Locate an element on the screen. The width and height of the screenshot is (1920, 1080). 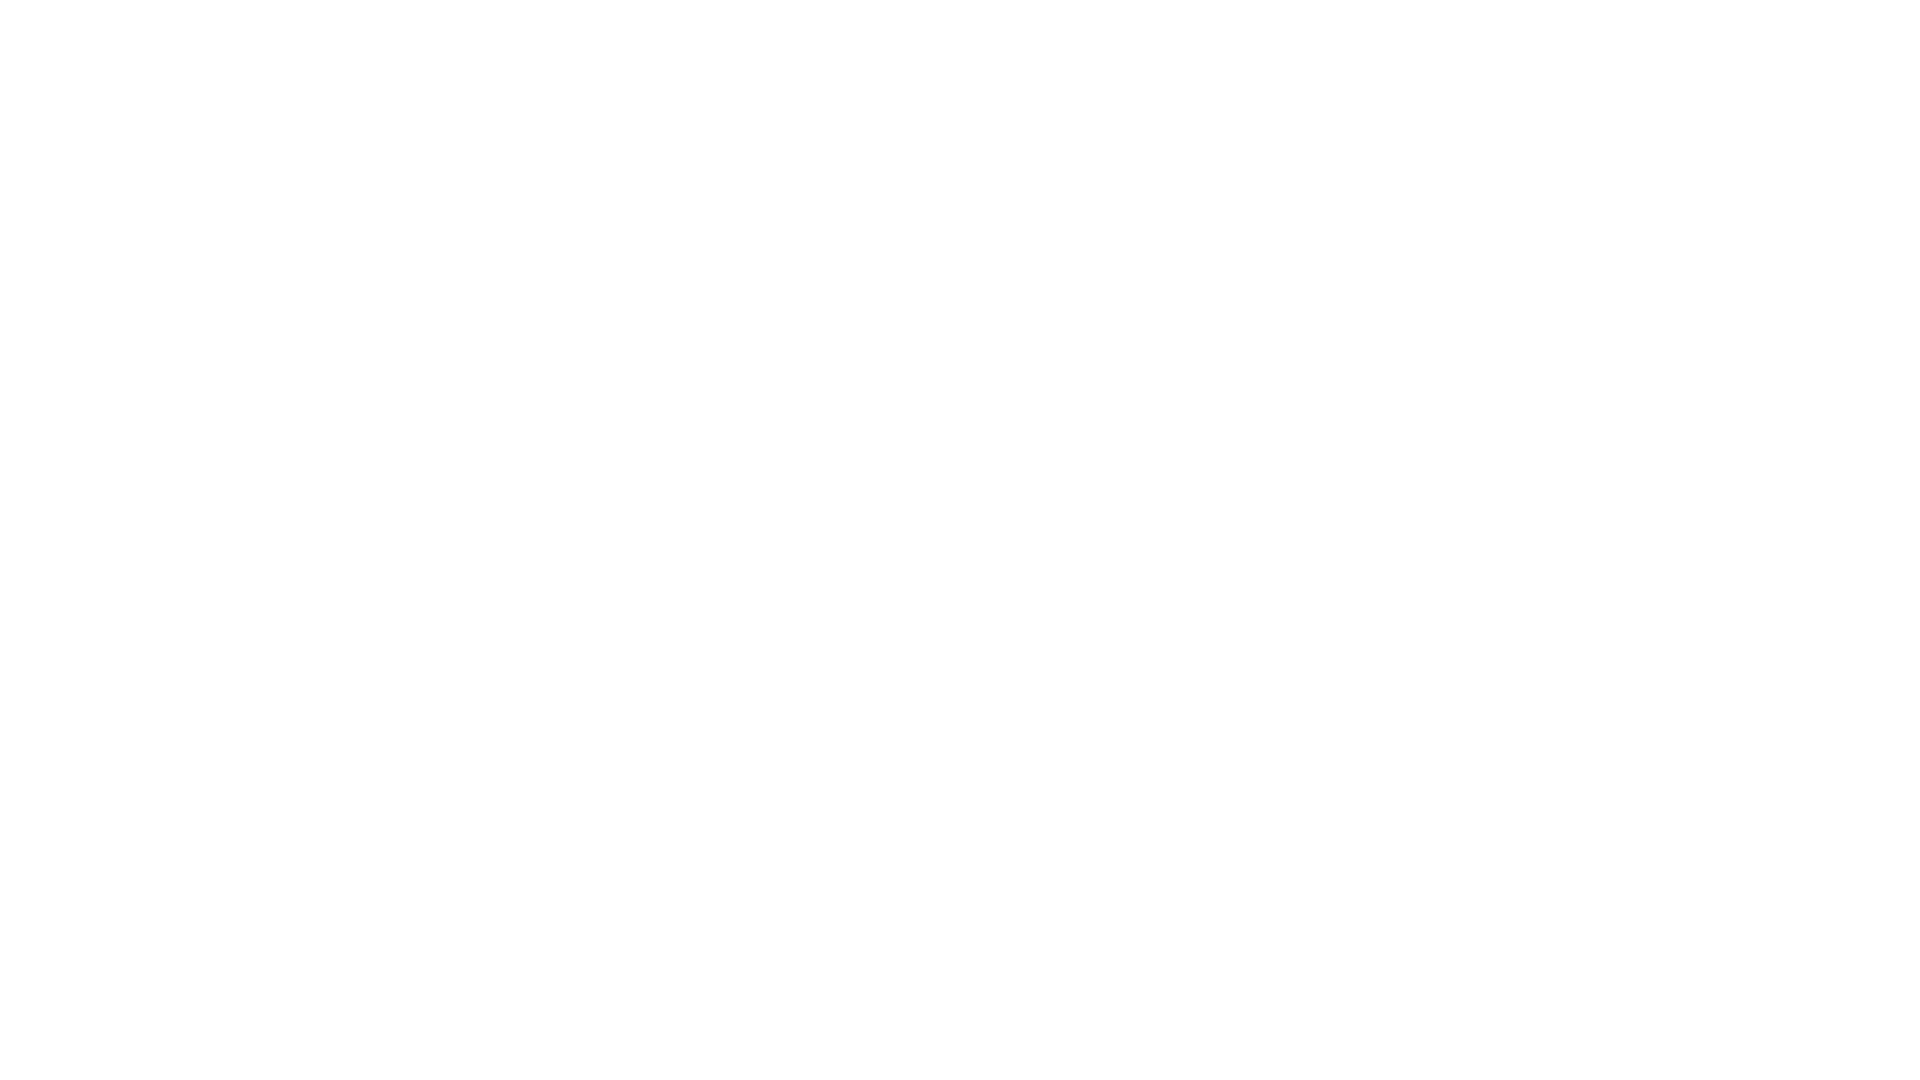
Svetlana Vozykova is located at coordinates (1324, 260).